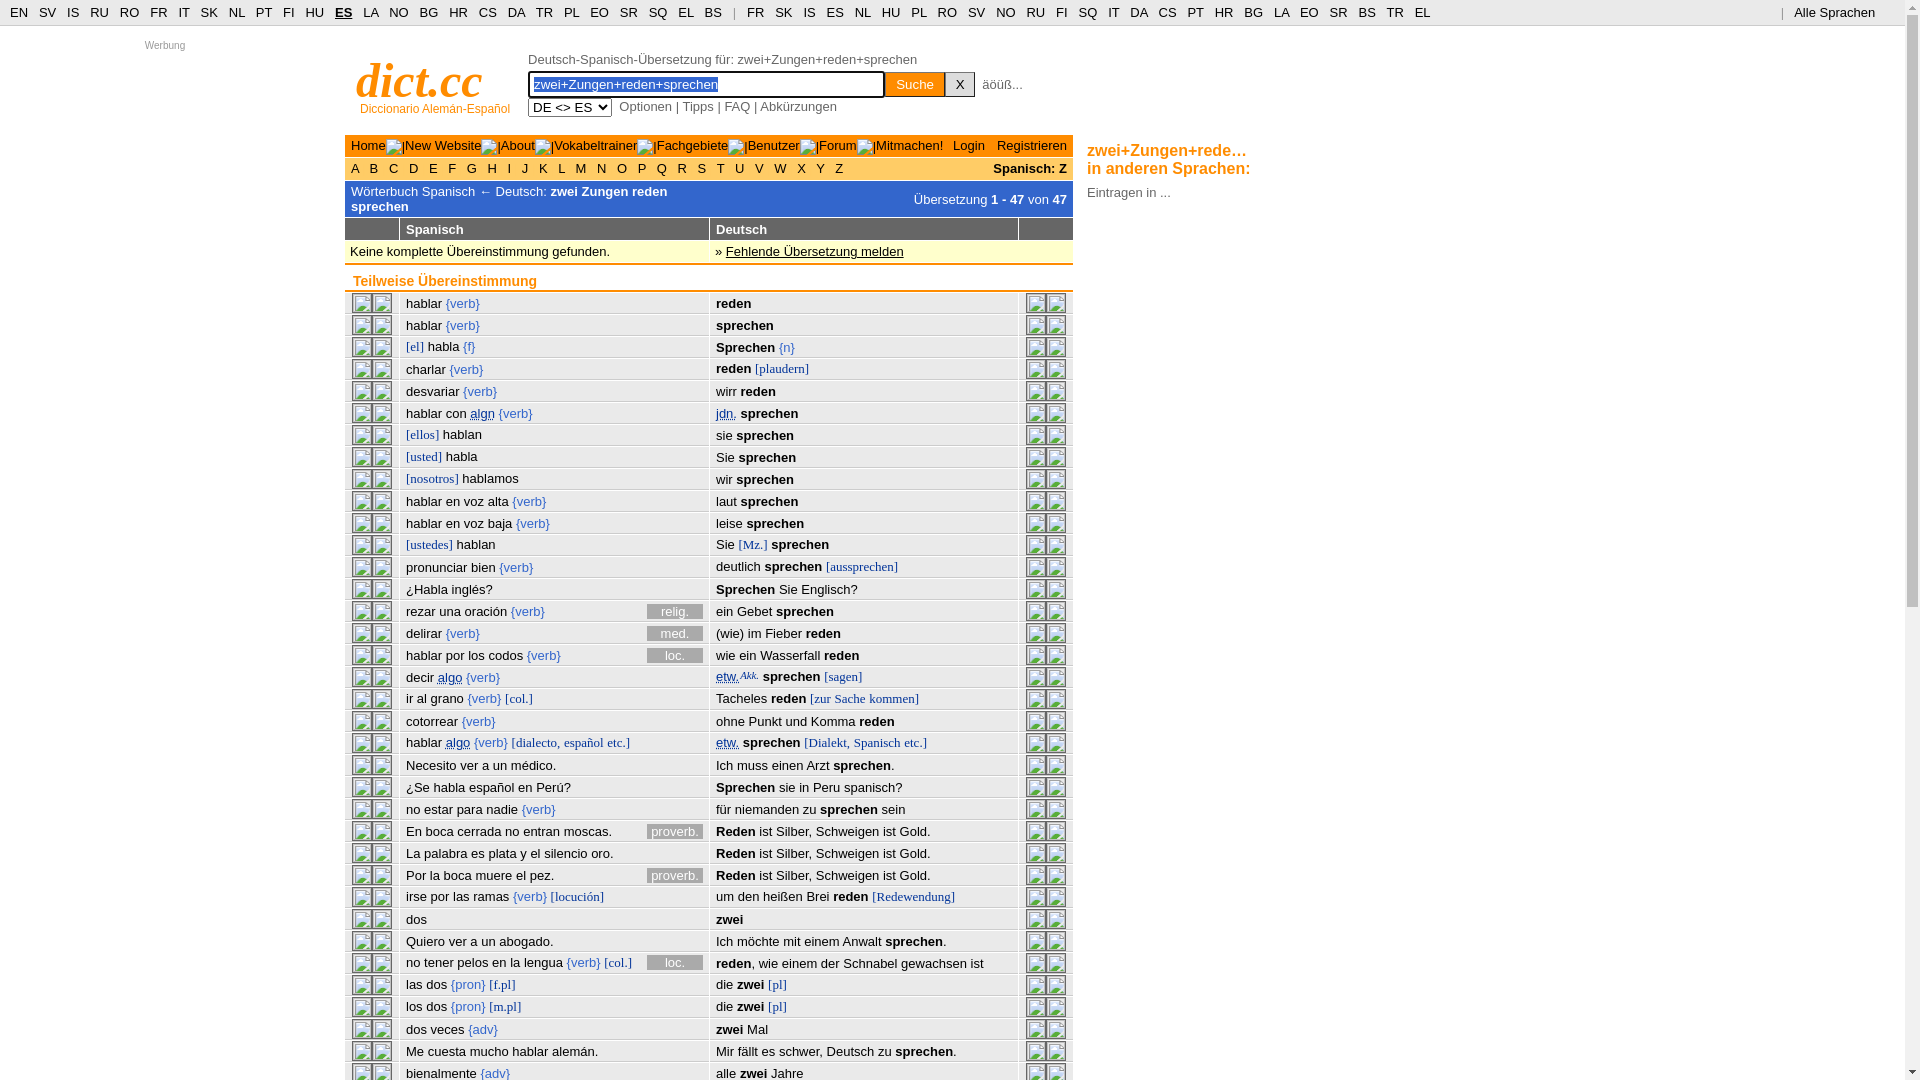  Describe the element at coordinates (768, 500) in the screenshot. I see `'sprechen'` at that location.